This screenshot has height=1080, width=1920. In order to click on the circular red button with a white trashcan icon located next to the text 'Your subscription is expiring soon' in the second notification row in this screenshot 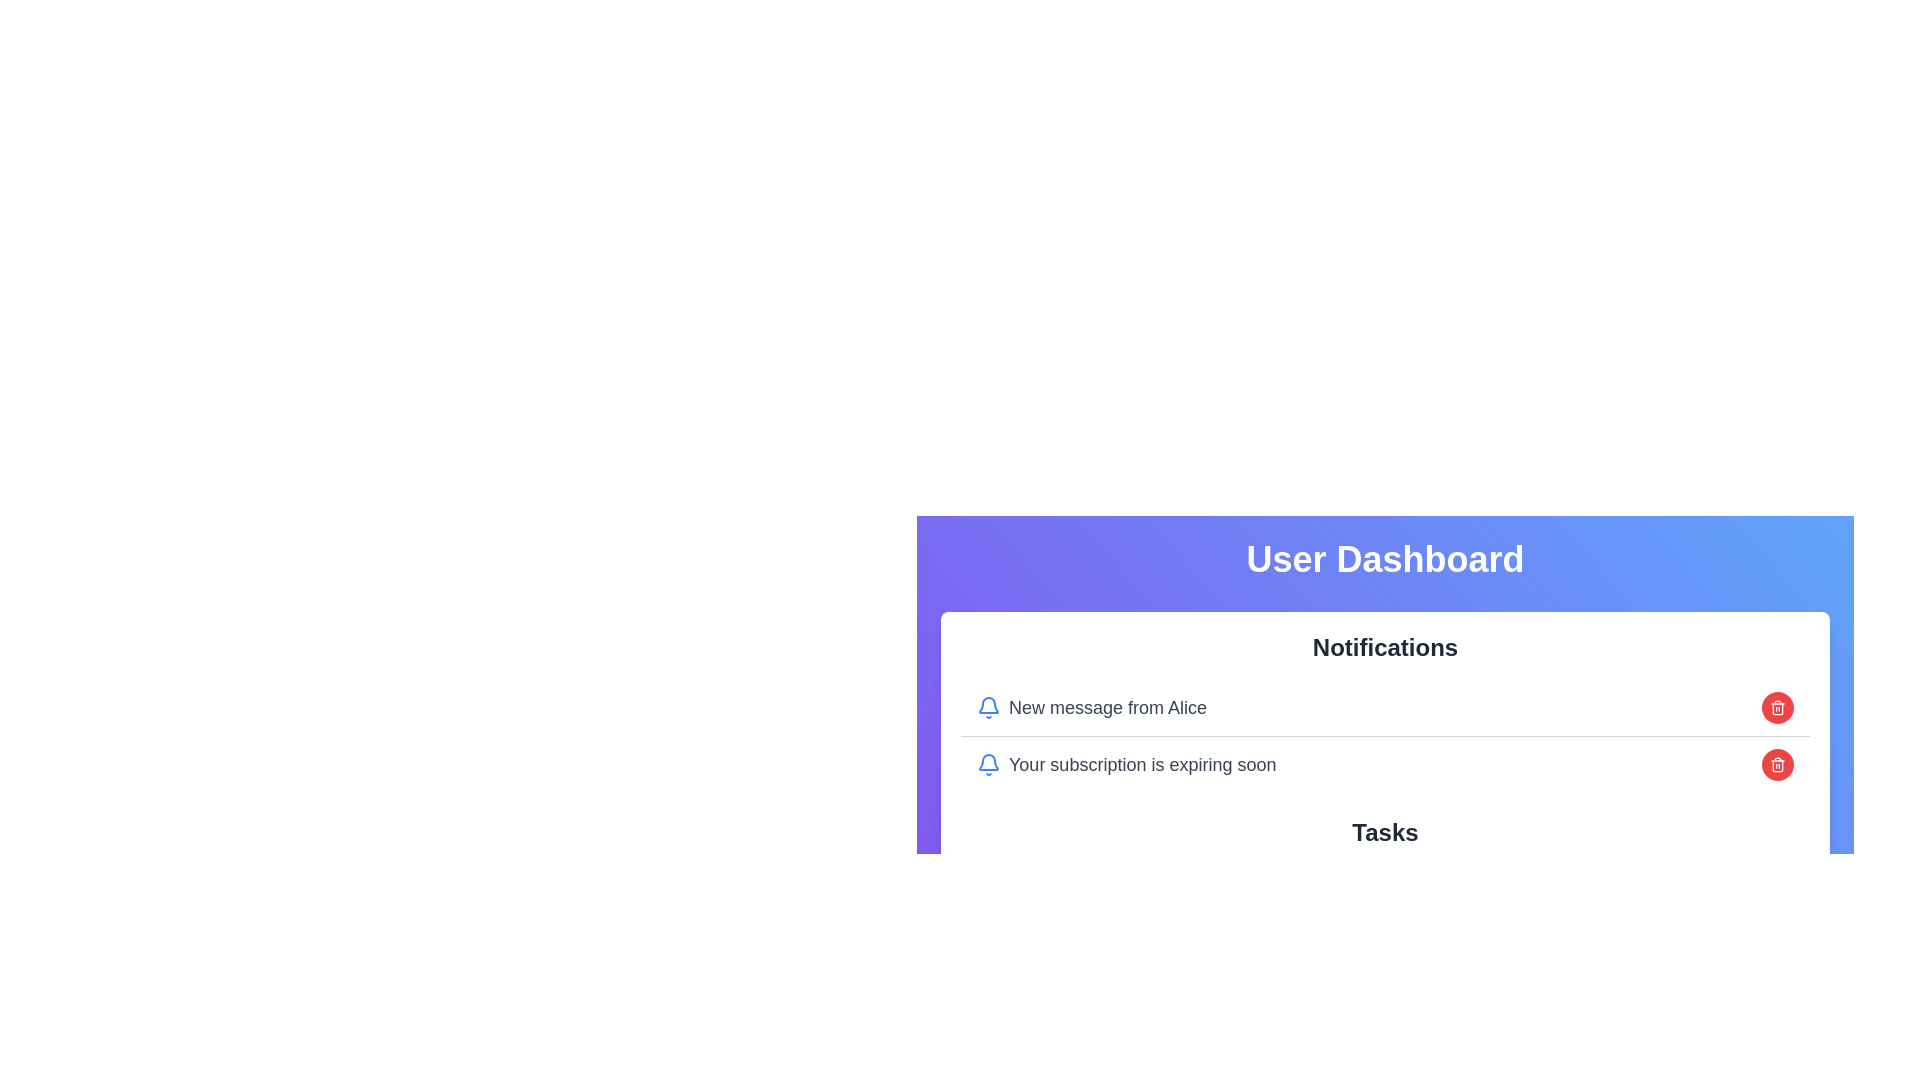, I will do `click(1777, 764)`.